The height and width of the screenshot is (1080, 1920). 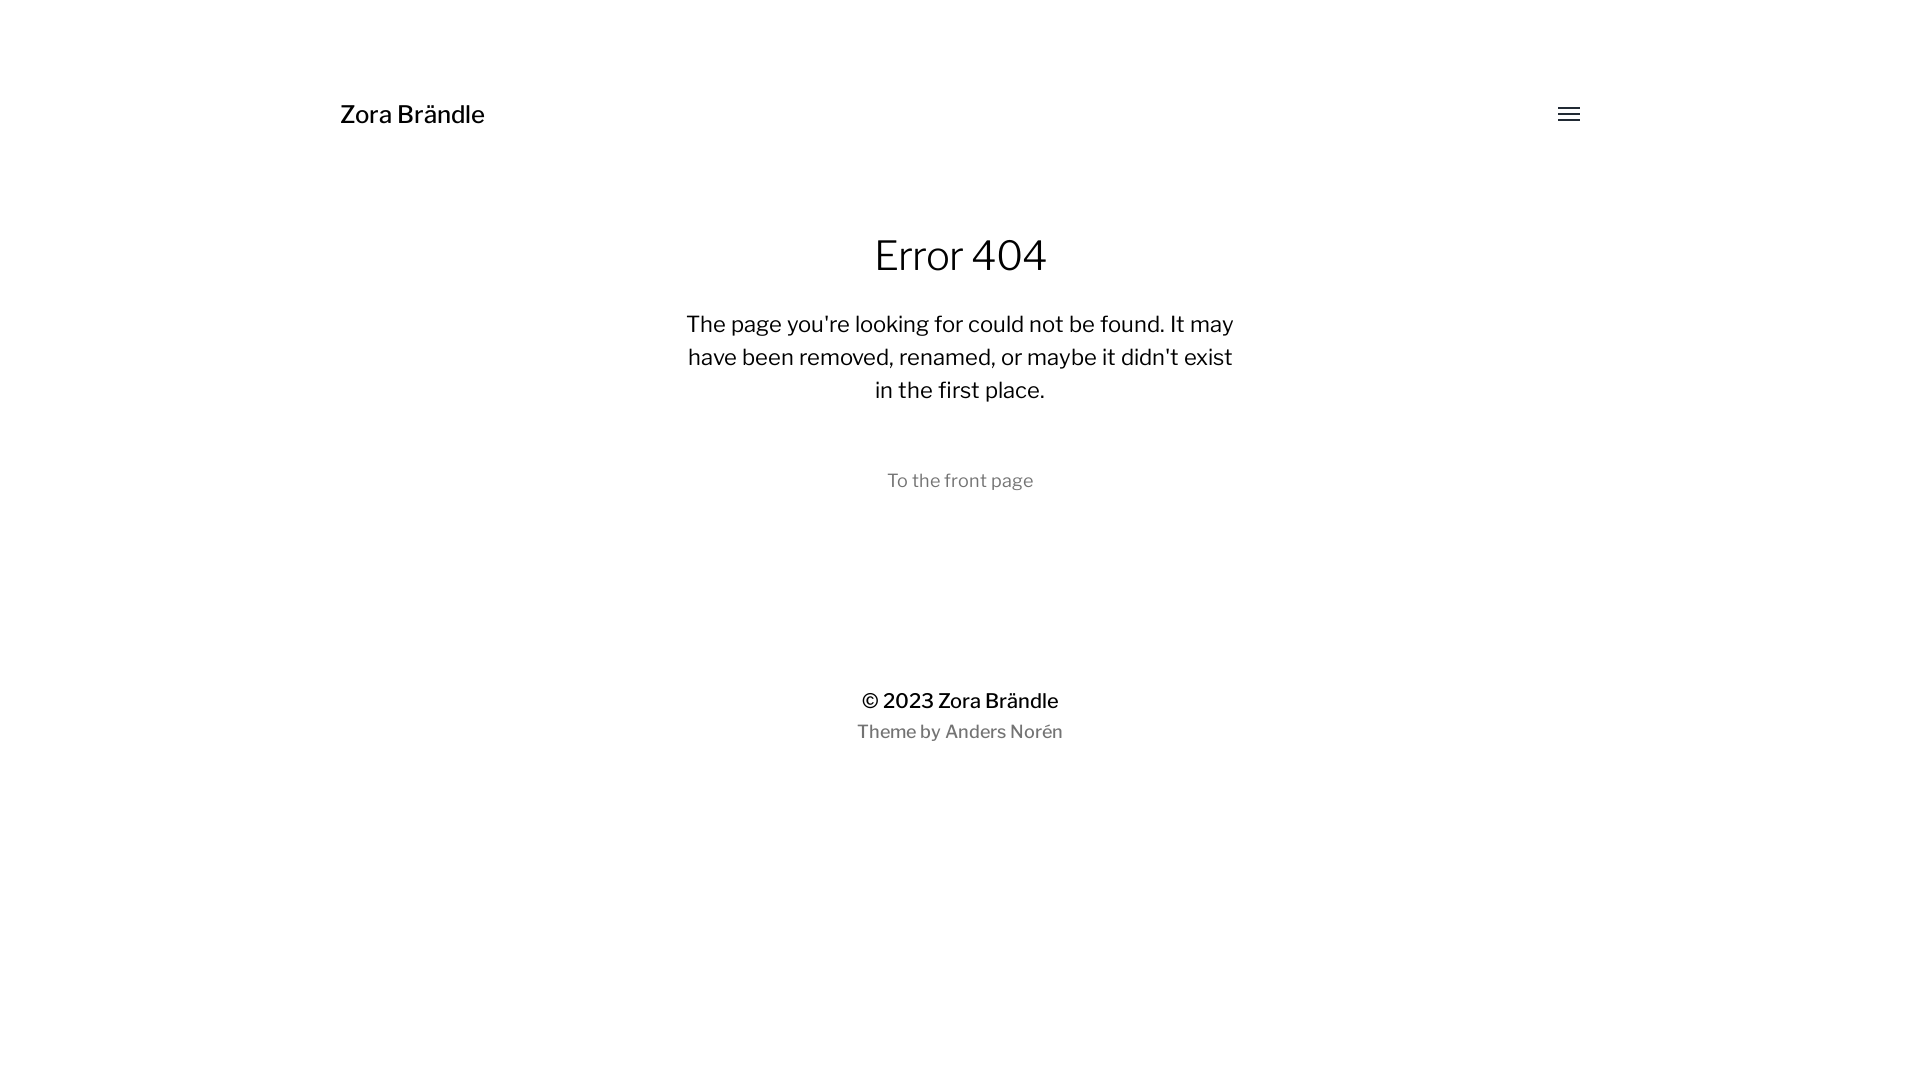 I want to click on 'Toggle menu', so click(x=1554, y=115).